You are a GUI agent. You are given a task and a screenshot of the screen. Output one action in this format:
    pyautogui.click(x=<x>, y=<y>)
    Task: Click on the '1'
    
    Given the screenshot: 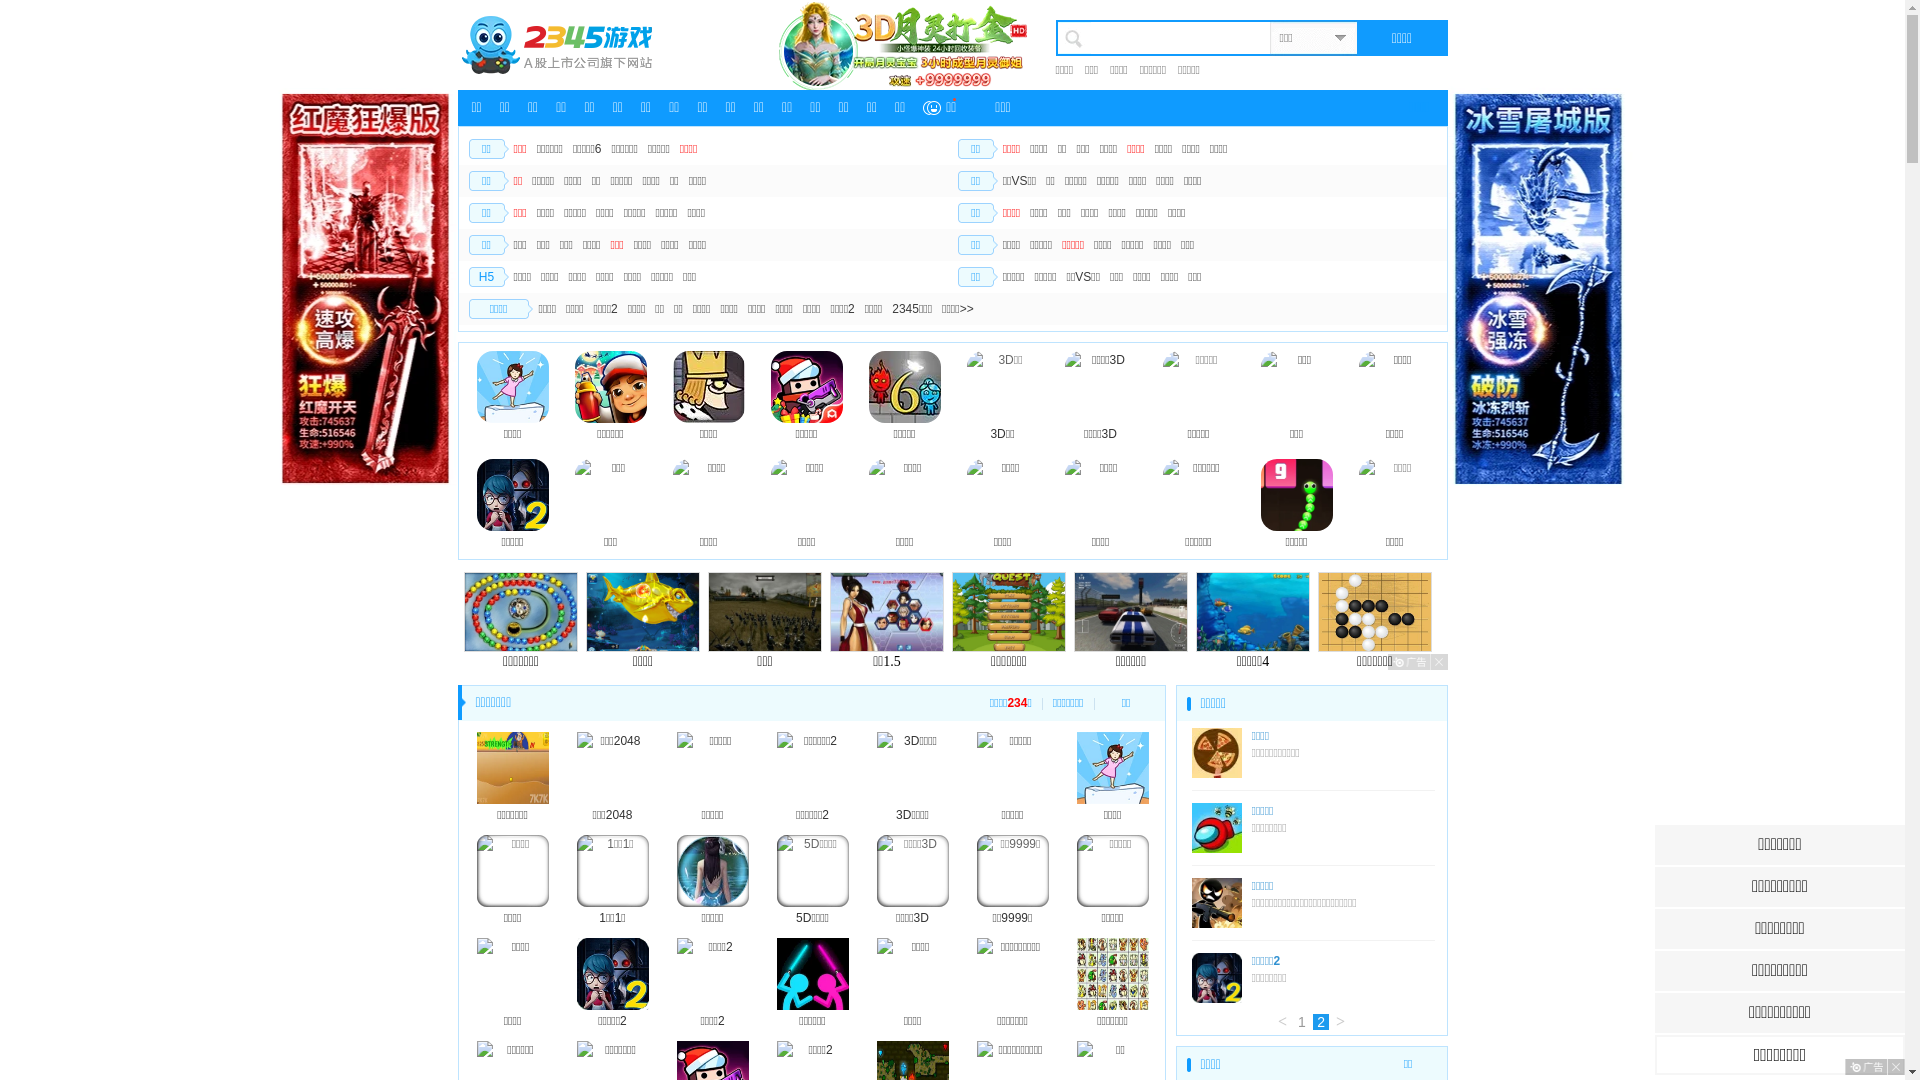 What is the action you would take?
    pyautogui.click(x=1301, y=1022)
    